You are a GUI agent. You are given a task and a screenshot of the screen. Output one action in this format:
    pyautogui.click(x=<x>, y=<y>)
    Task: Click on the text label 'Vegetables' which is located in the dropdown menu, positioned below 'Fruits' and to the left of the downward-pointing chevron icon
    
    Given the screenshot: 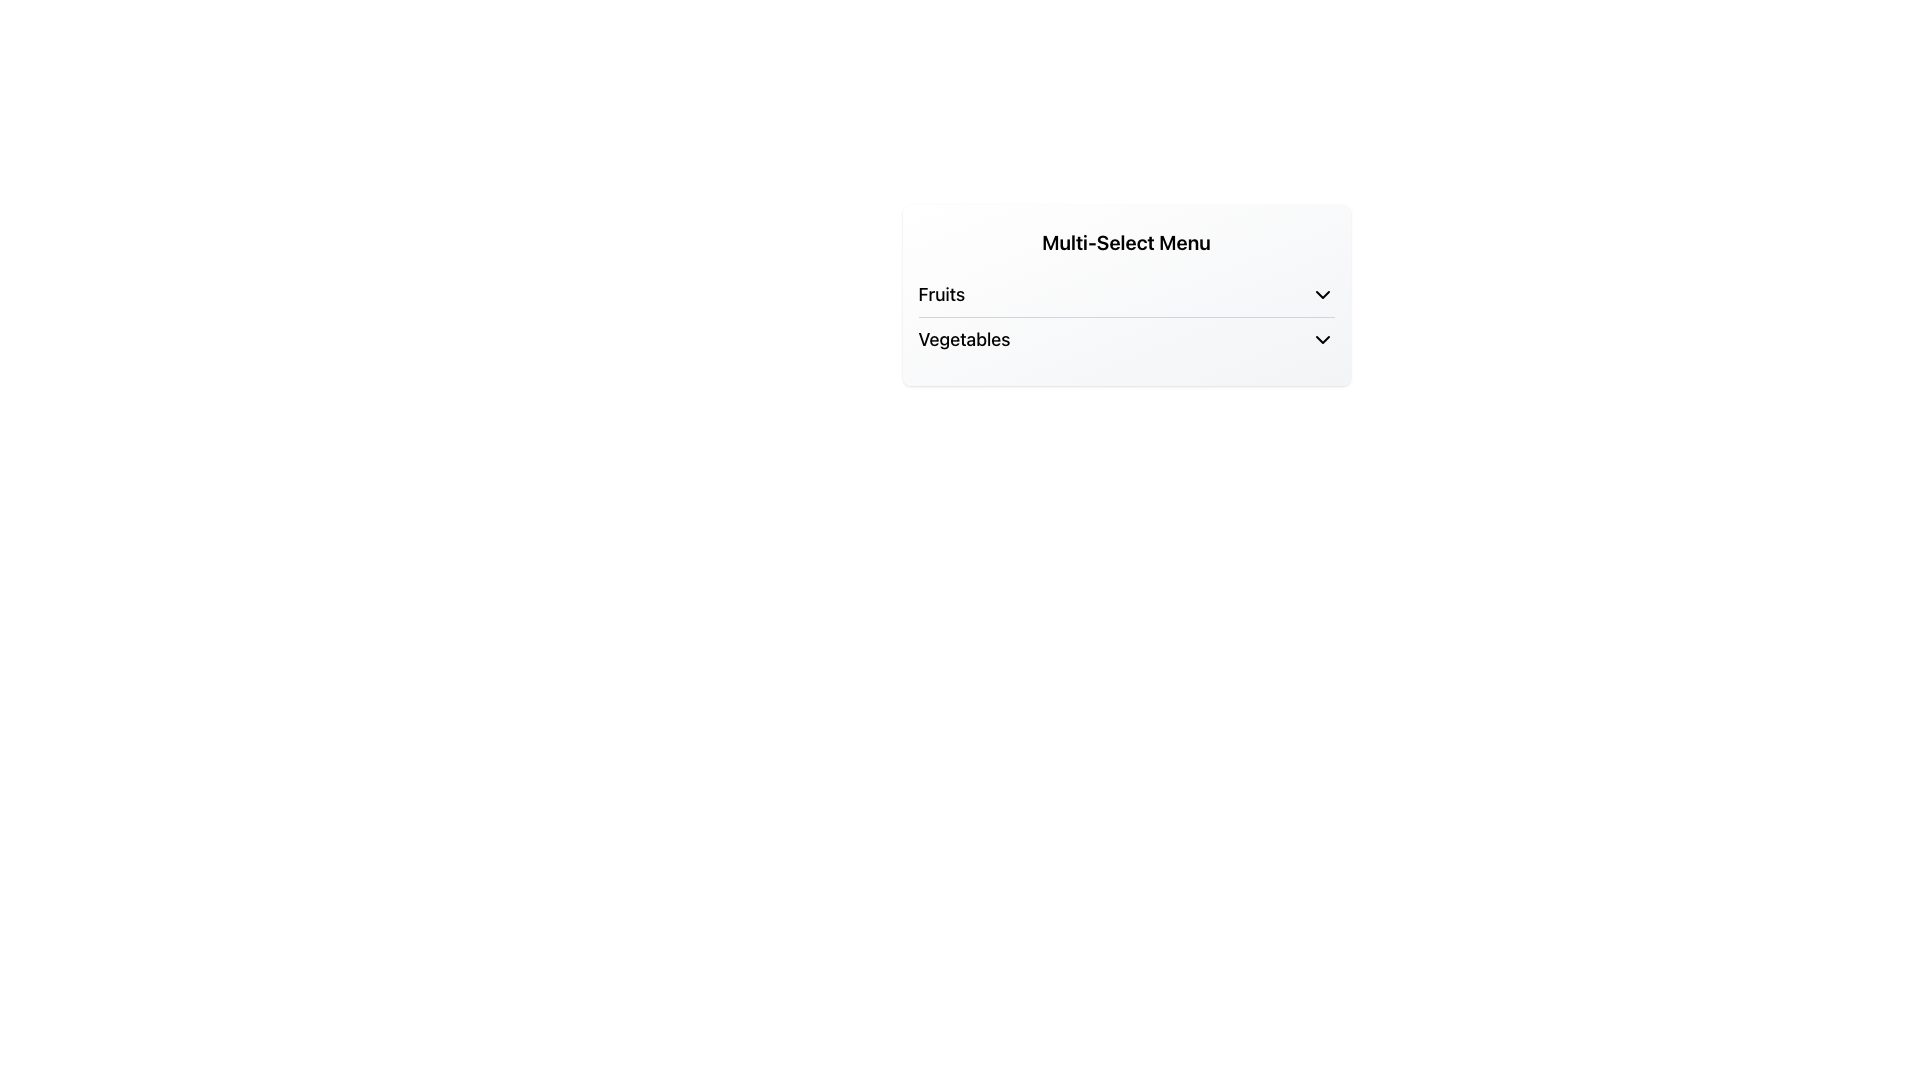 What is the action you would take?
    pyautogui.click(x=964, y=338)
    